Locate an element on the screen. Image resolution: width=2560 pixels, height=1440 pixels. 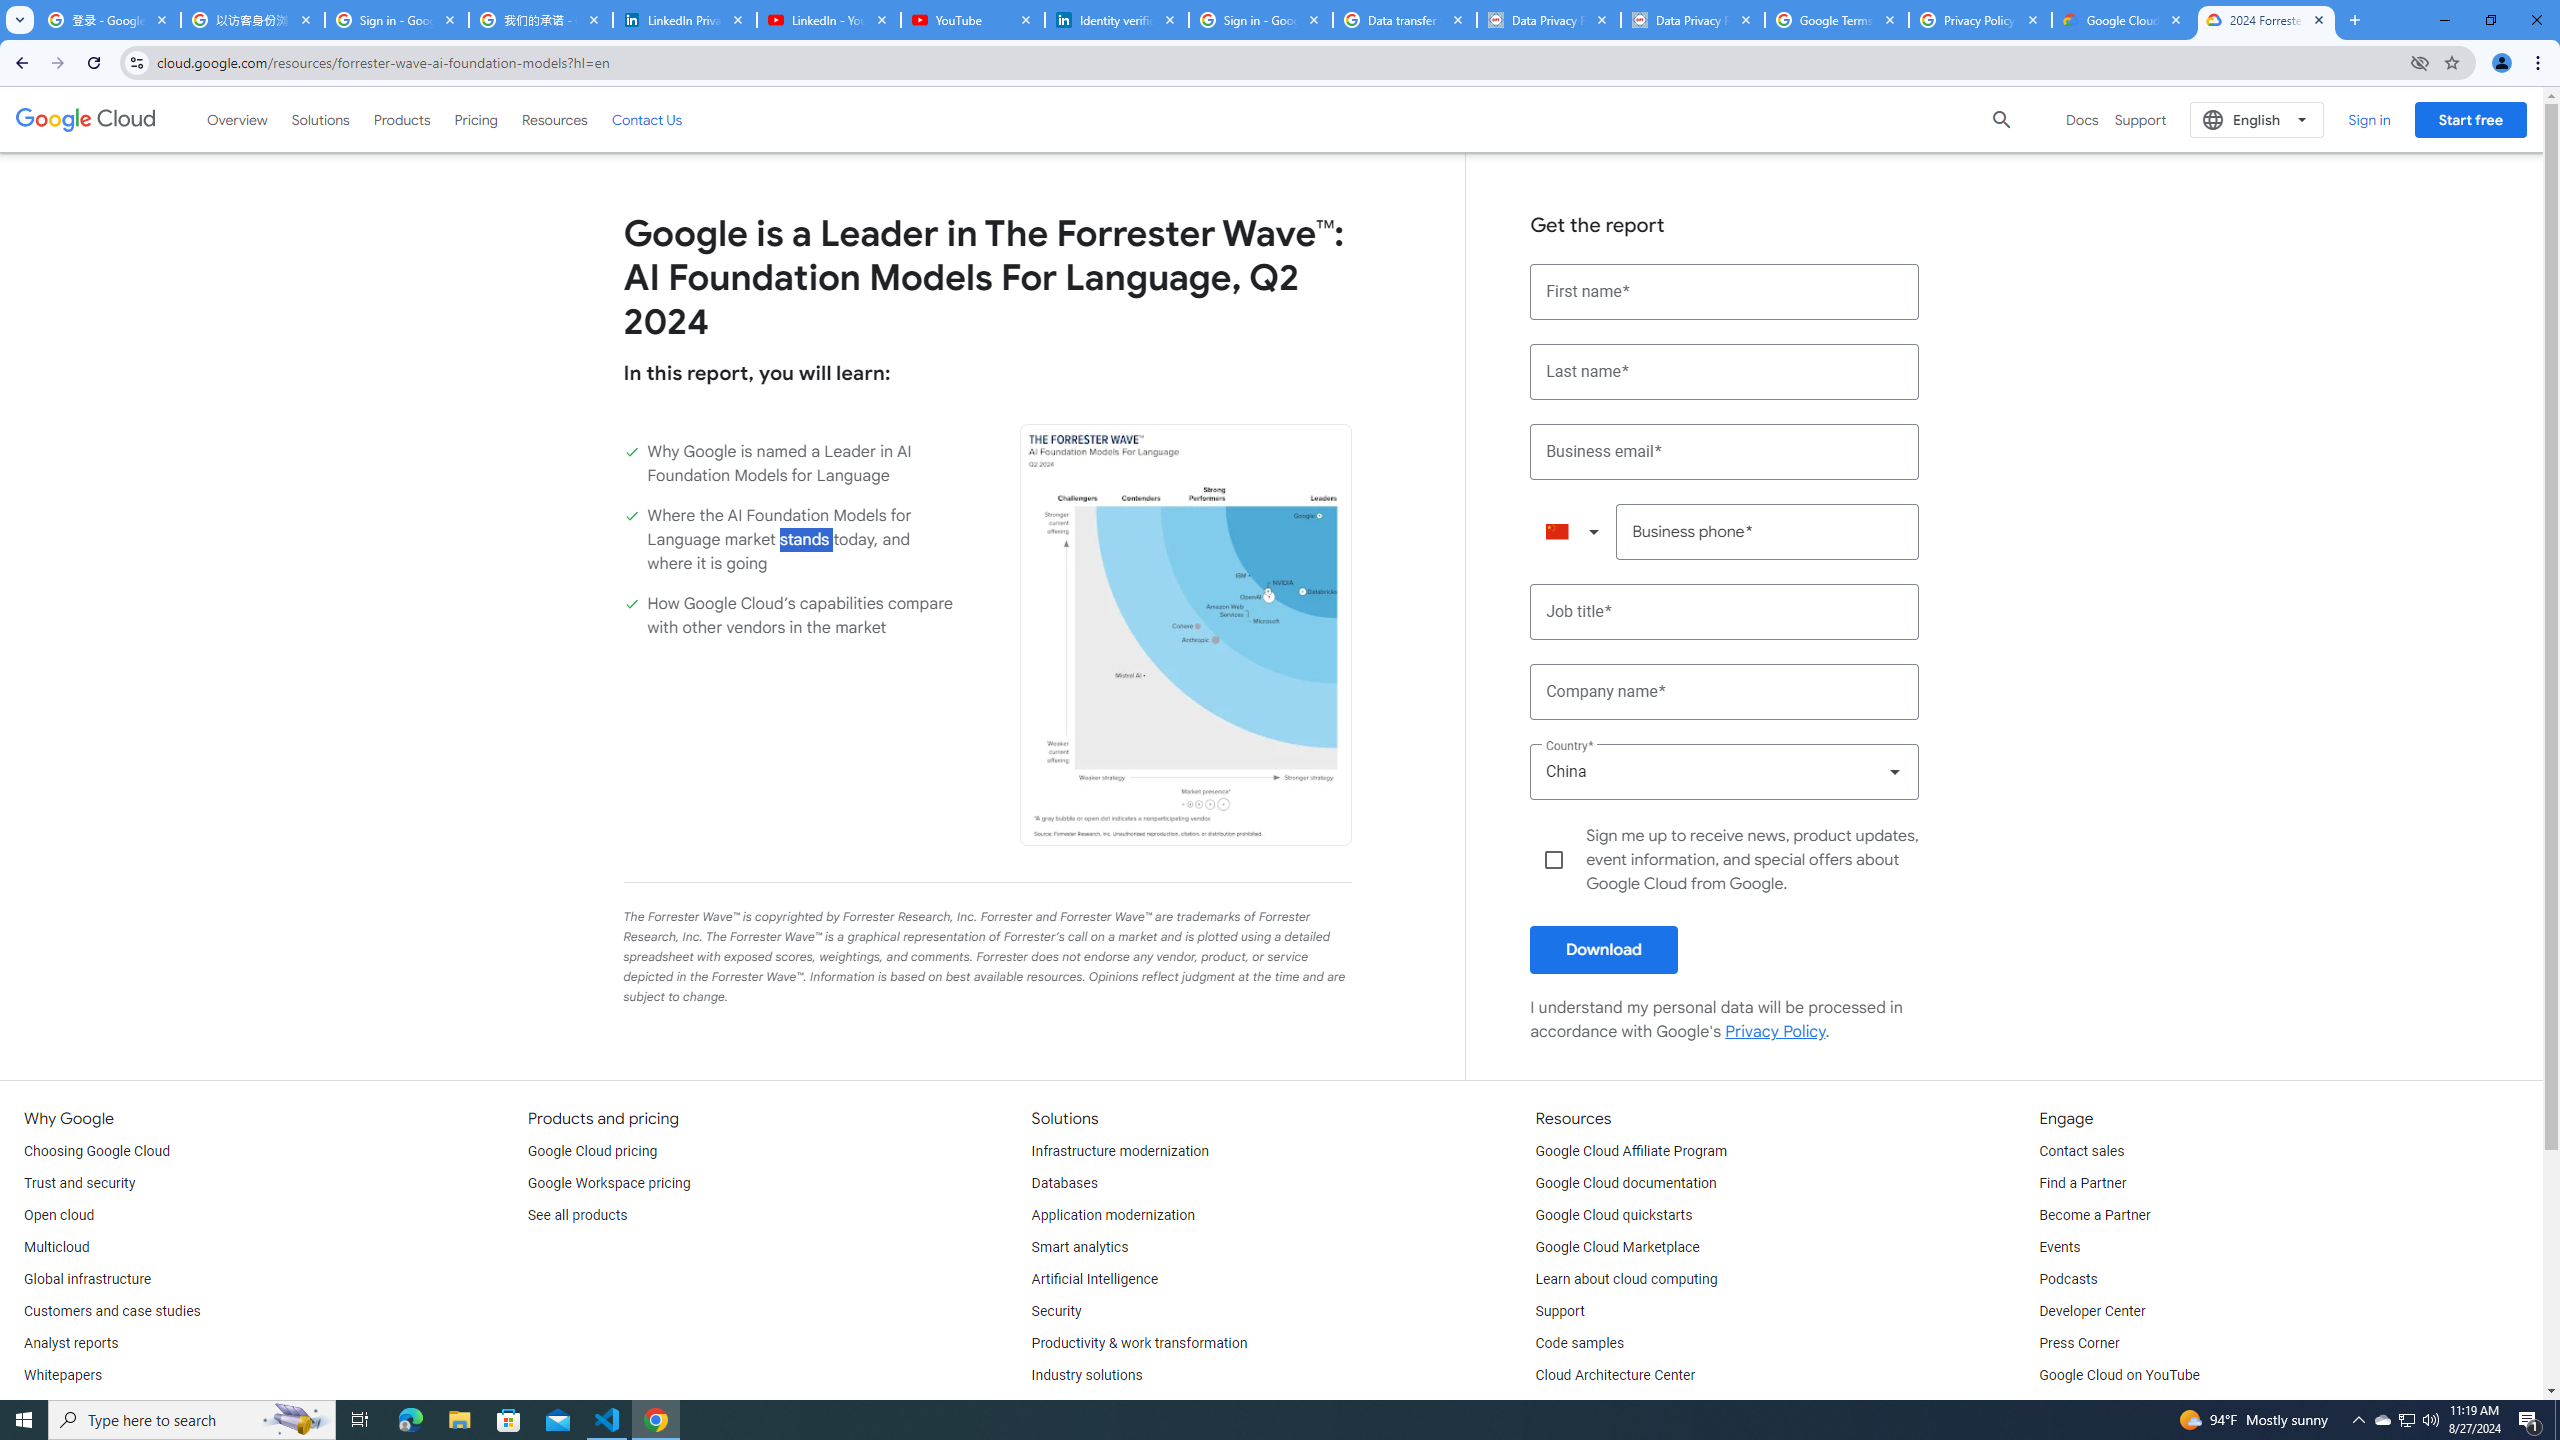
'Databases' is located at coordinates (1063, 1183).